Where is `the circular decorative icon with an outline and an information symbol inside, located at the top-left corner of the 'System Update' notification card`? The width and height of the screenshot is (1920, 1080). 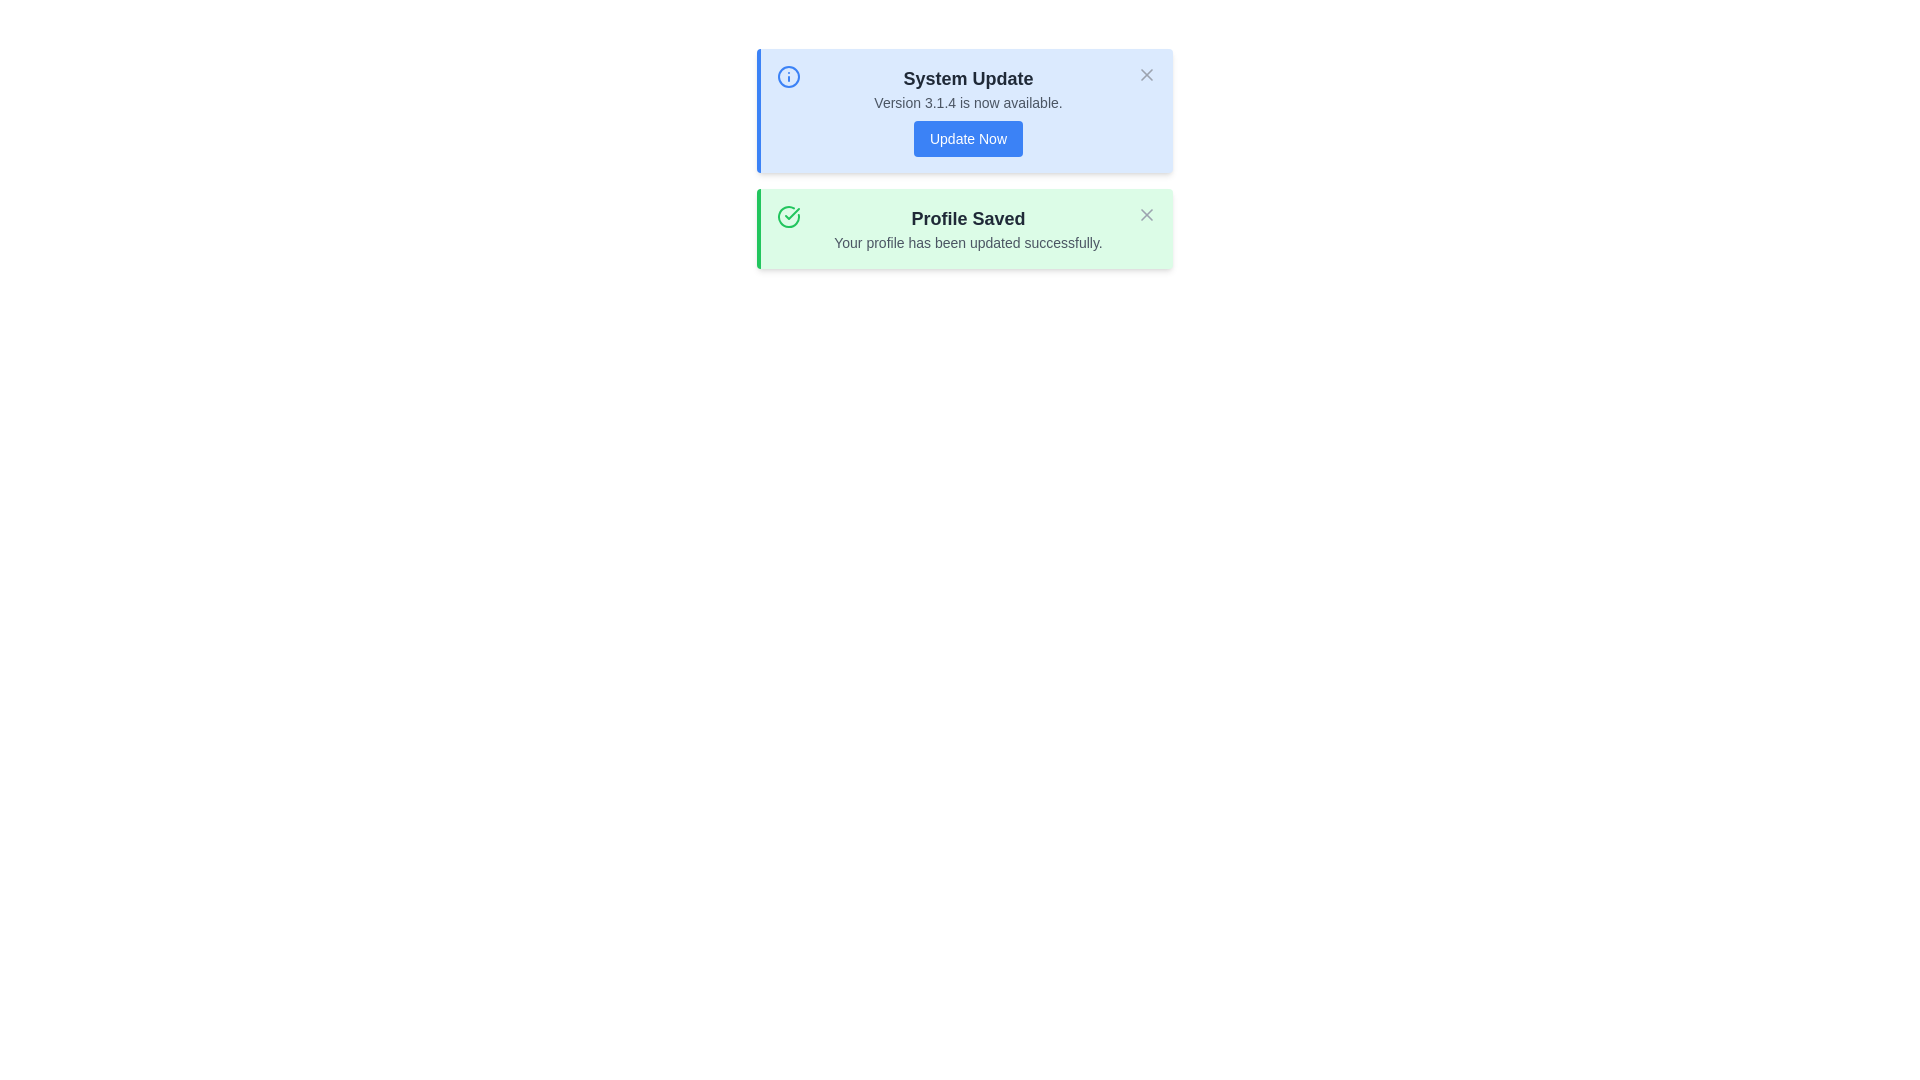 the circular decorative icon with an outline and an information symbol inside, located at the top-left corner of the 'System Update' notification card is located at coordinates (787, 76).